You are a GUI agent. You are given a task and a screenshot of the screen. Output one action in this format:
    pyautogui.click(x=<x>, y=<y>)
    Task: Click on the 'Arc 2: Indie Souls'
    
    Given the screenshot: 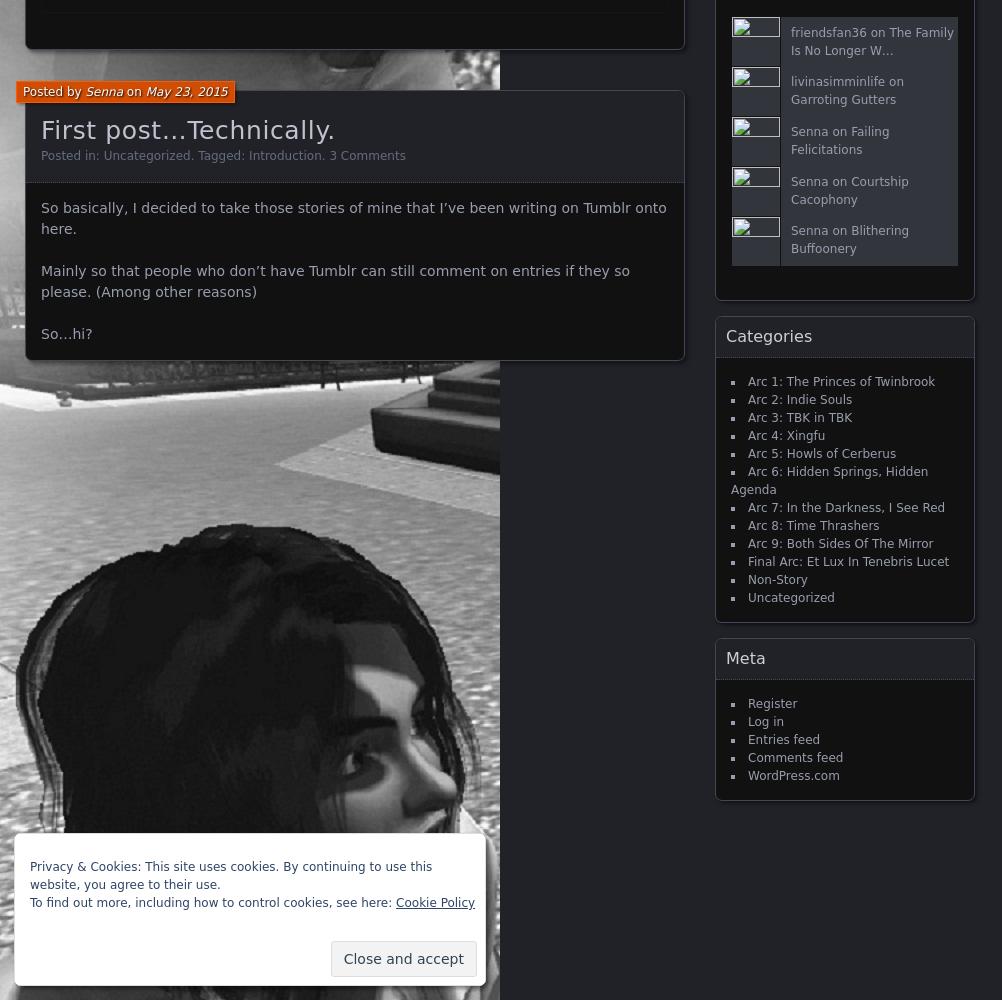 What is the action you would take?
    pyautogui.click(x=798, y=400)
    